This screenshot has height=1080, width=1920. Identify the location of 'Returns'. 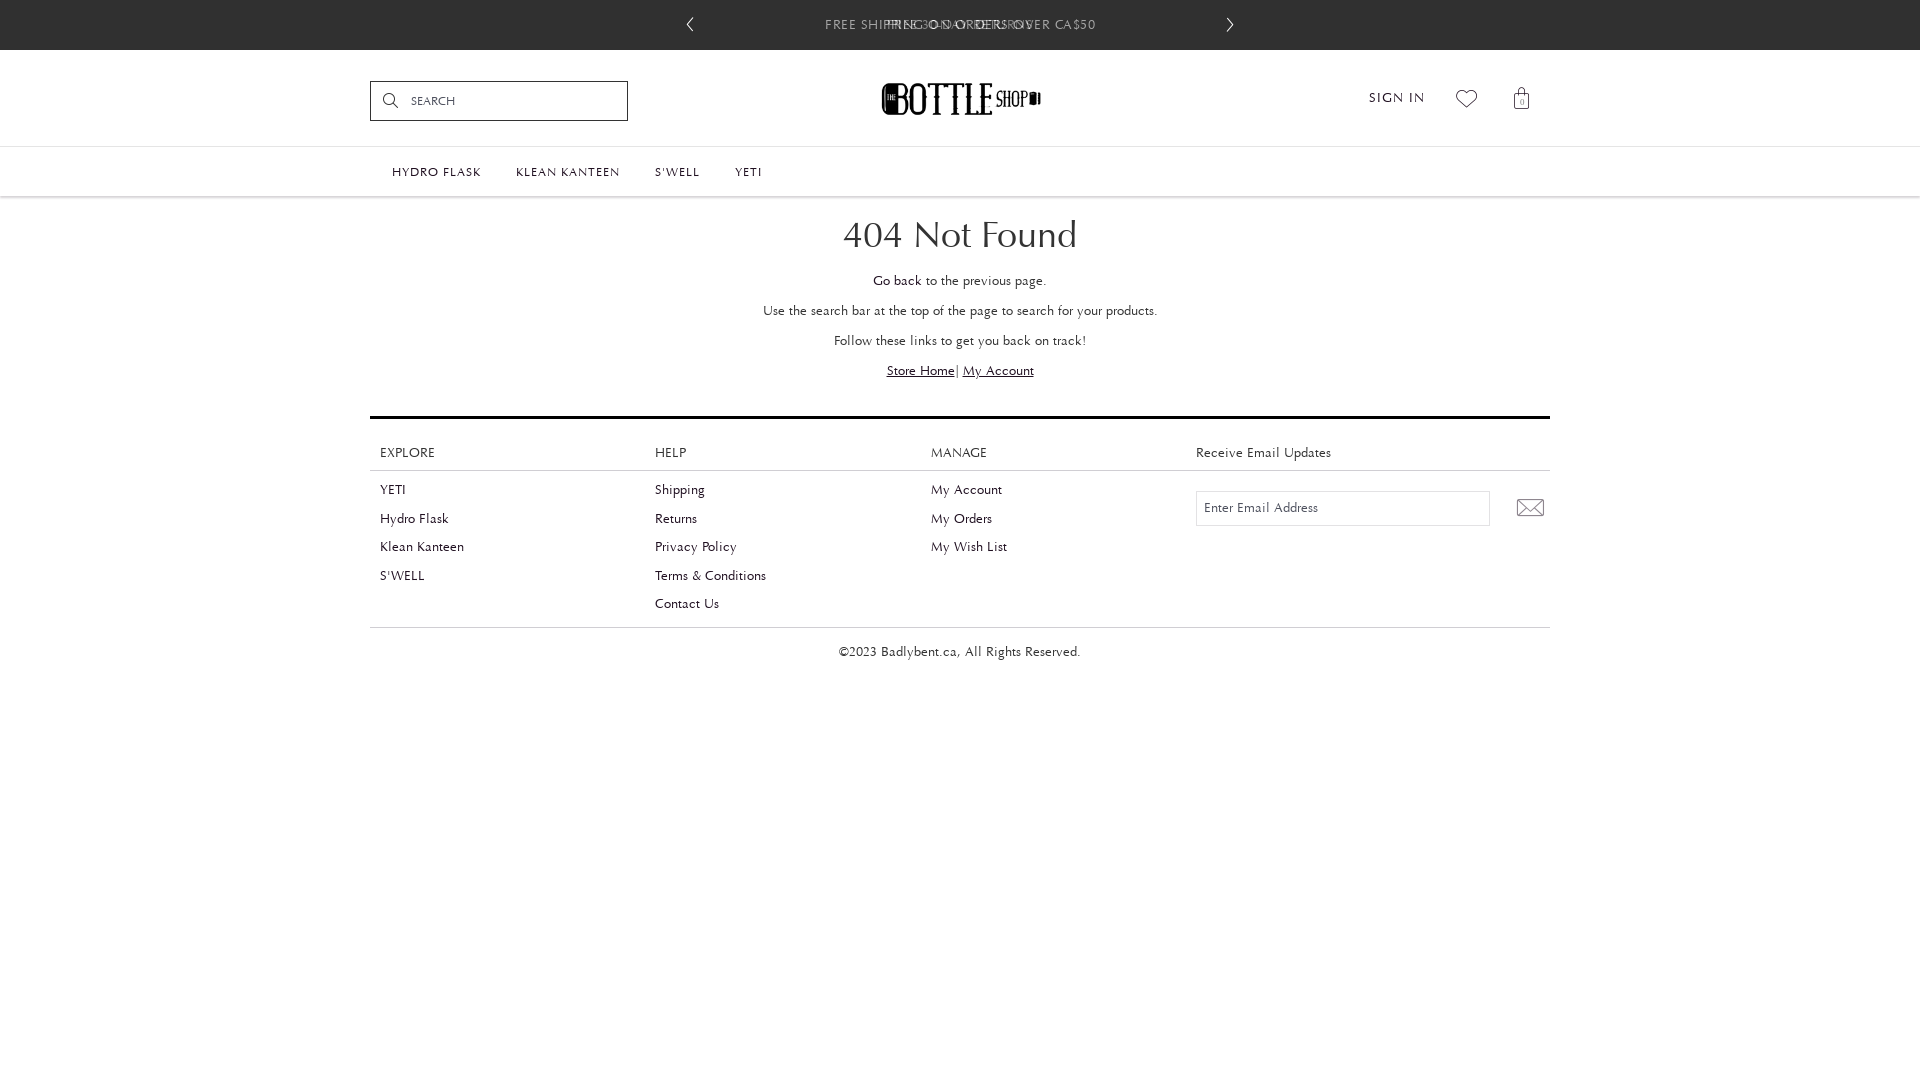
(676, 518).